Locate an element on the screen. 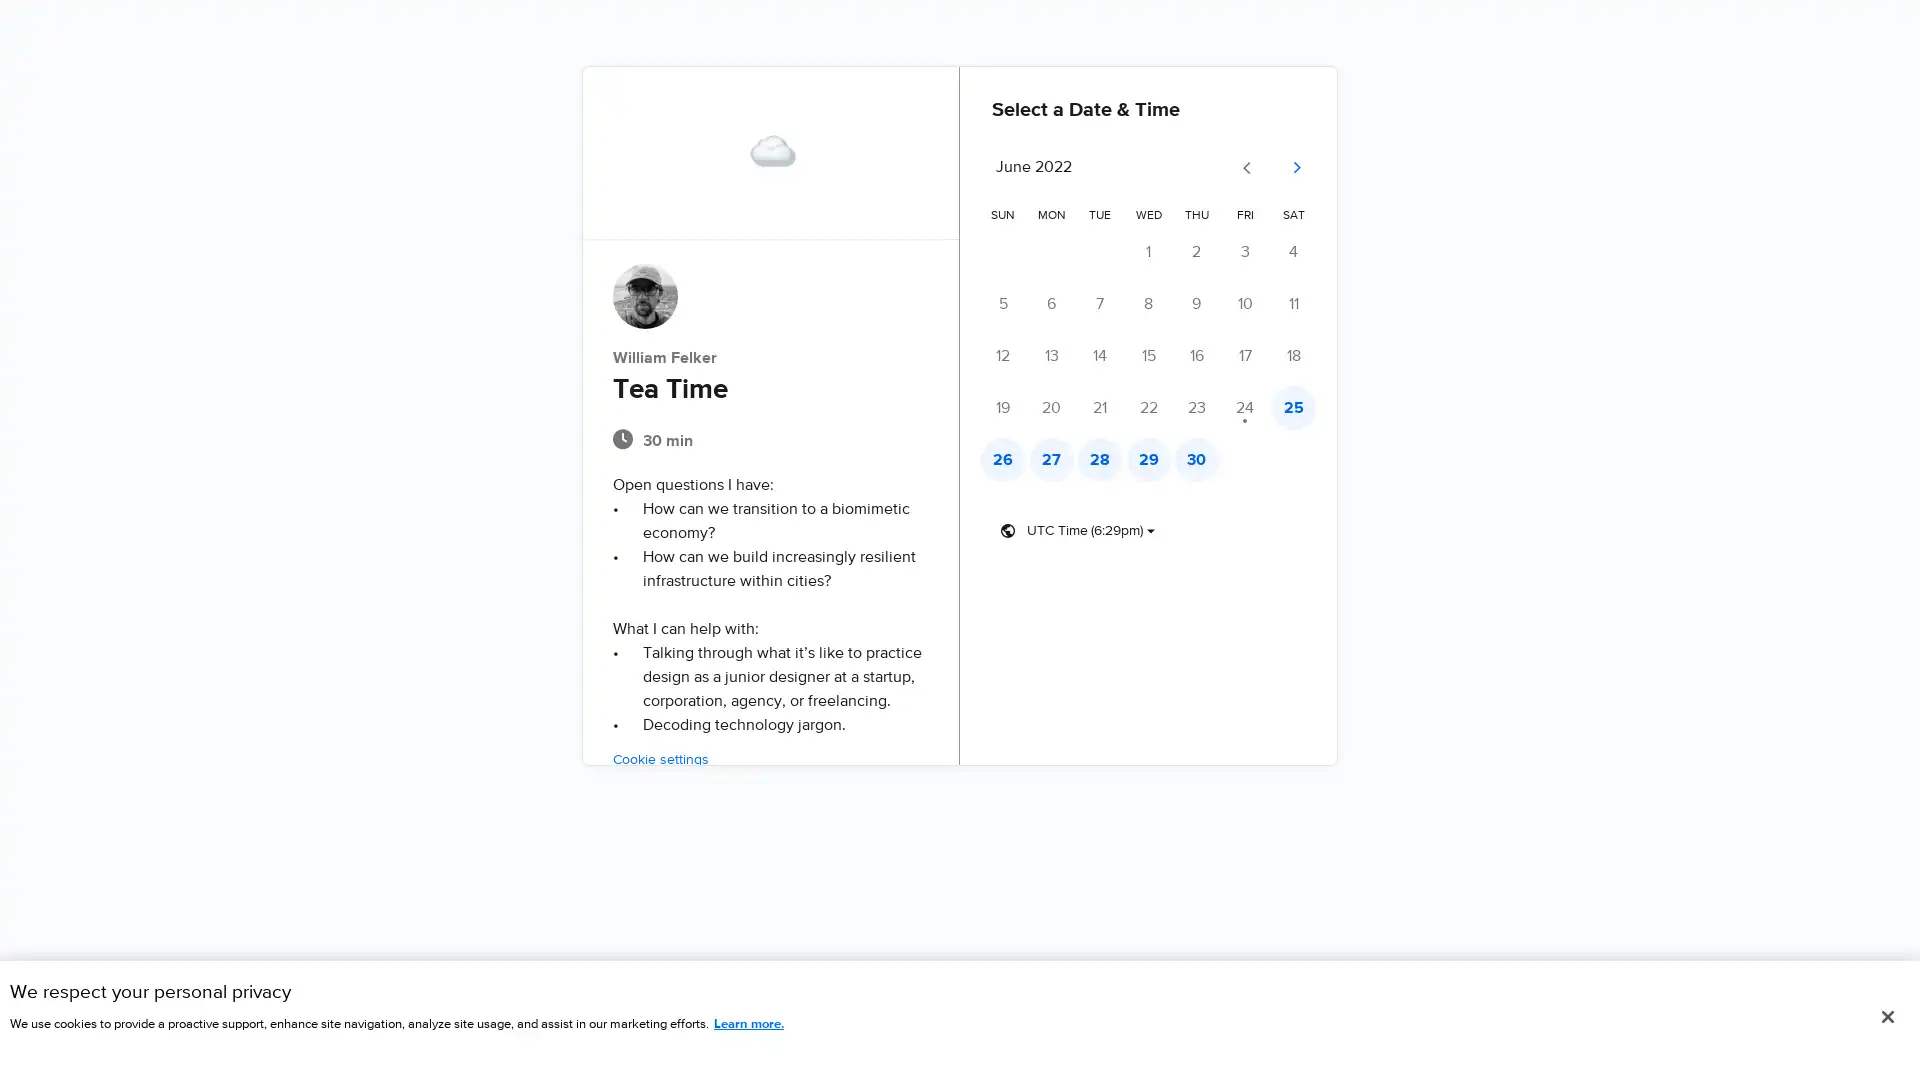 Image resolution: width=1920 pixels, height=1080 pixels. Thursday, June 9 - No times available is located at coordinates (1209, 304).